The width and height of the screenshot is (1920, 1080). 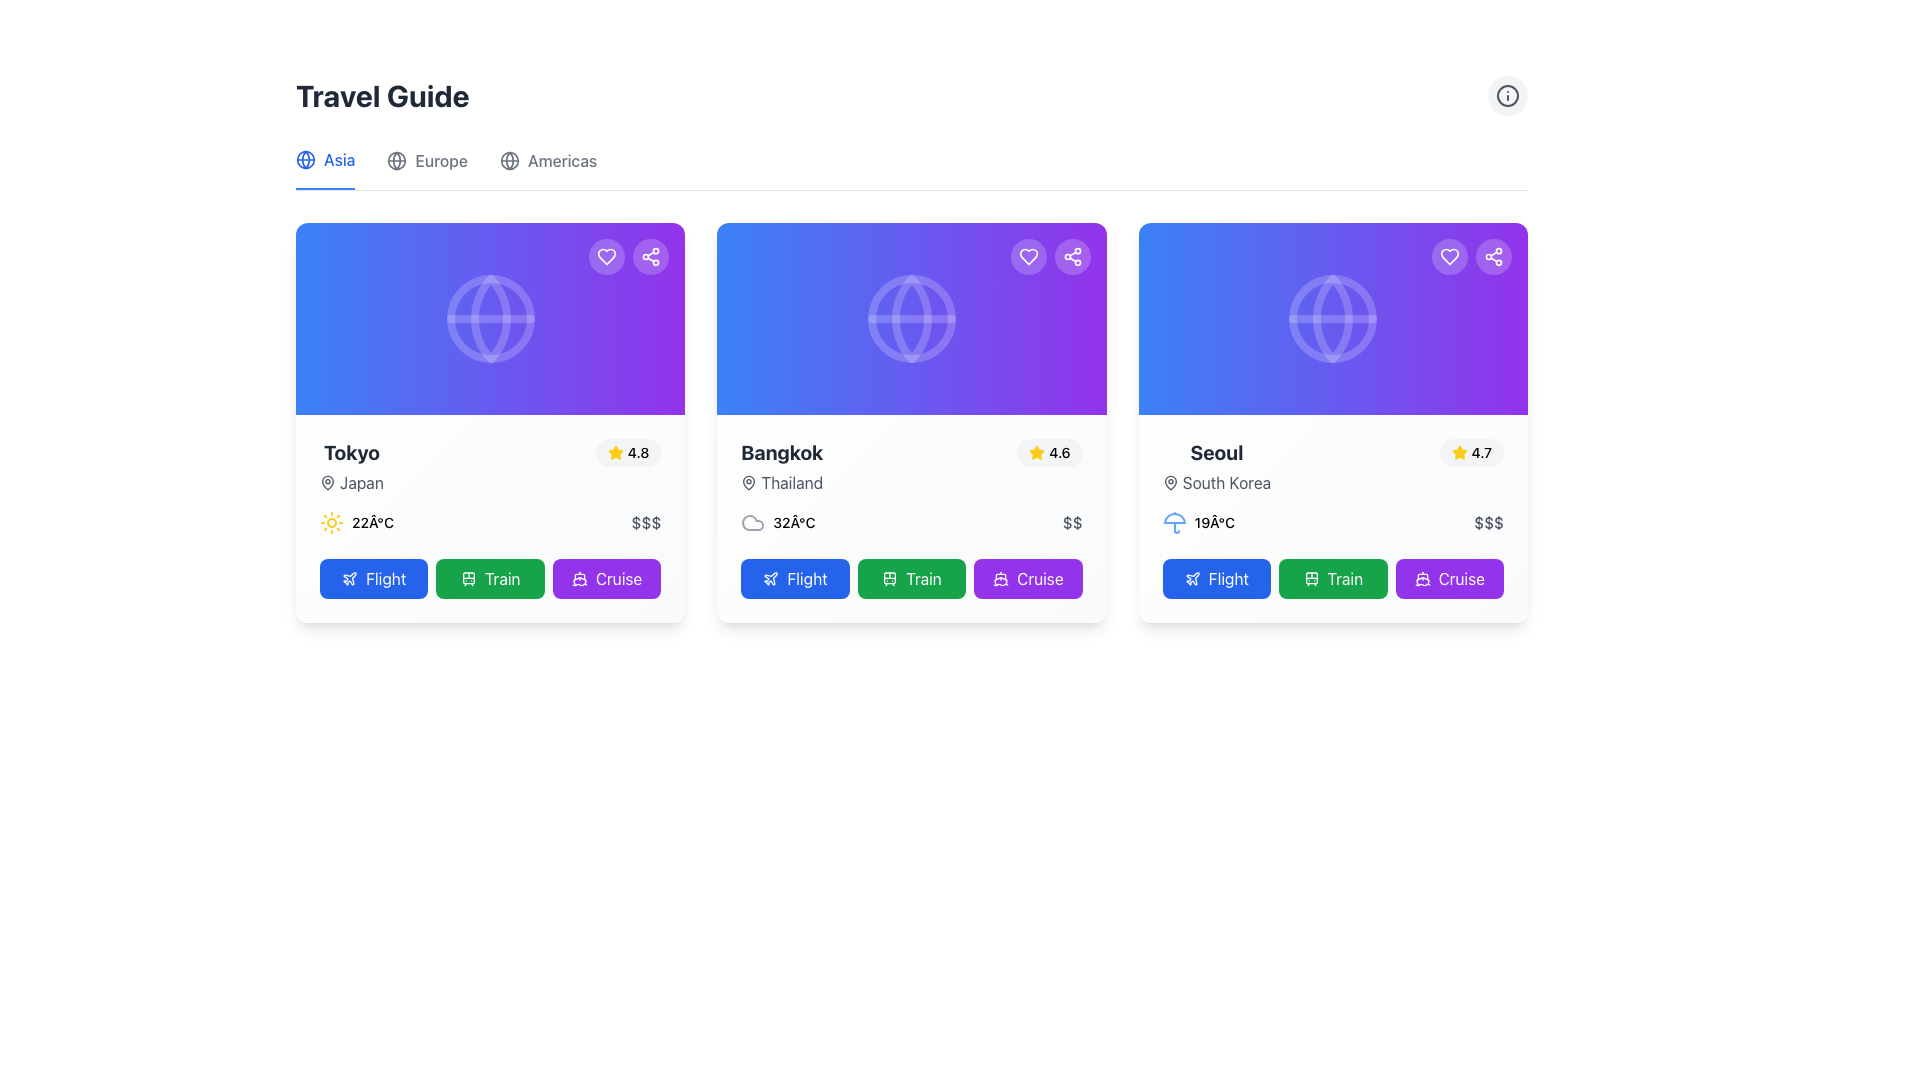 I want to click on the leftmost blue button labeled 'Flight' with a white airplane icon, located at the bottom of the 'Seoul' card, so click(x=1215, y=578).